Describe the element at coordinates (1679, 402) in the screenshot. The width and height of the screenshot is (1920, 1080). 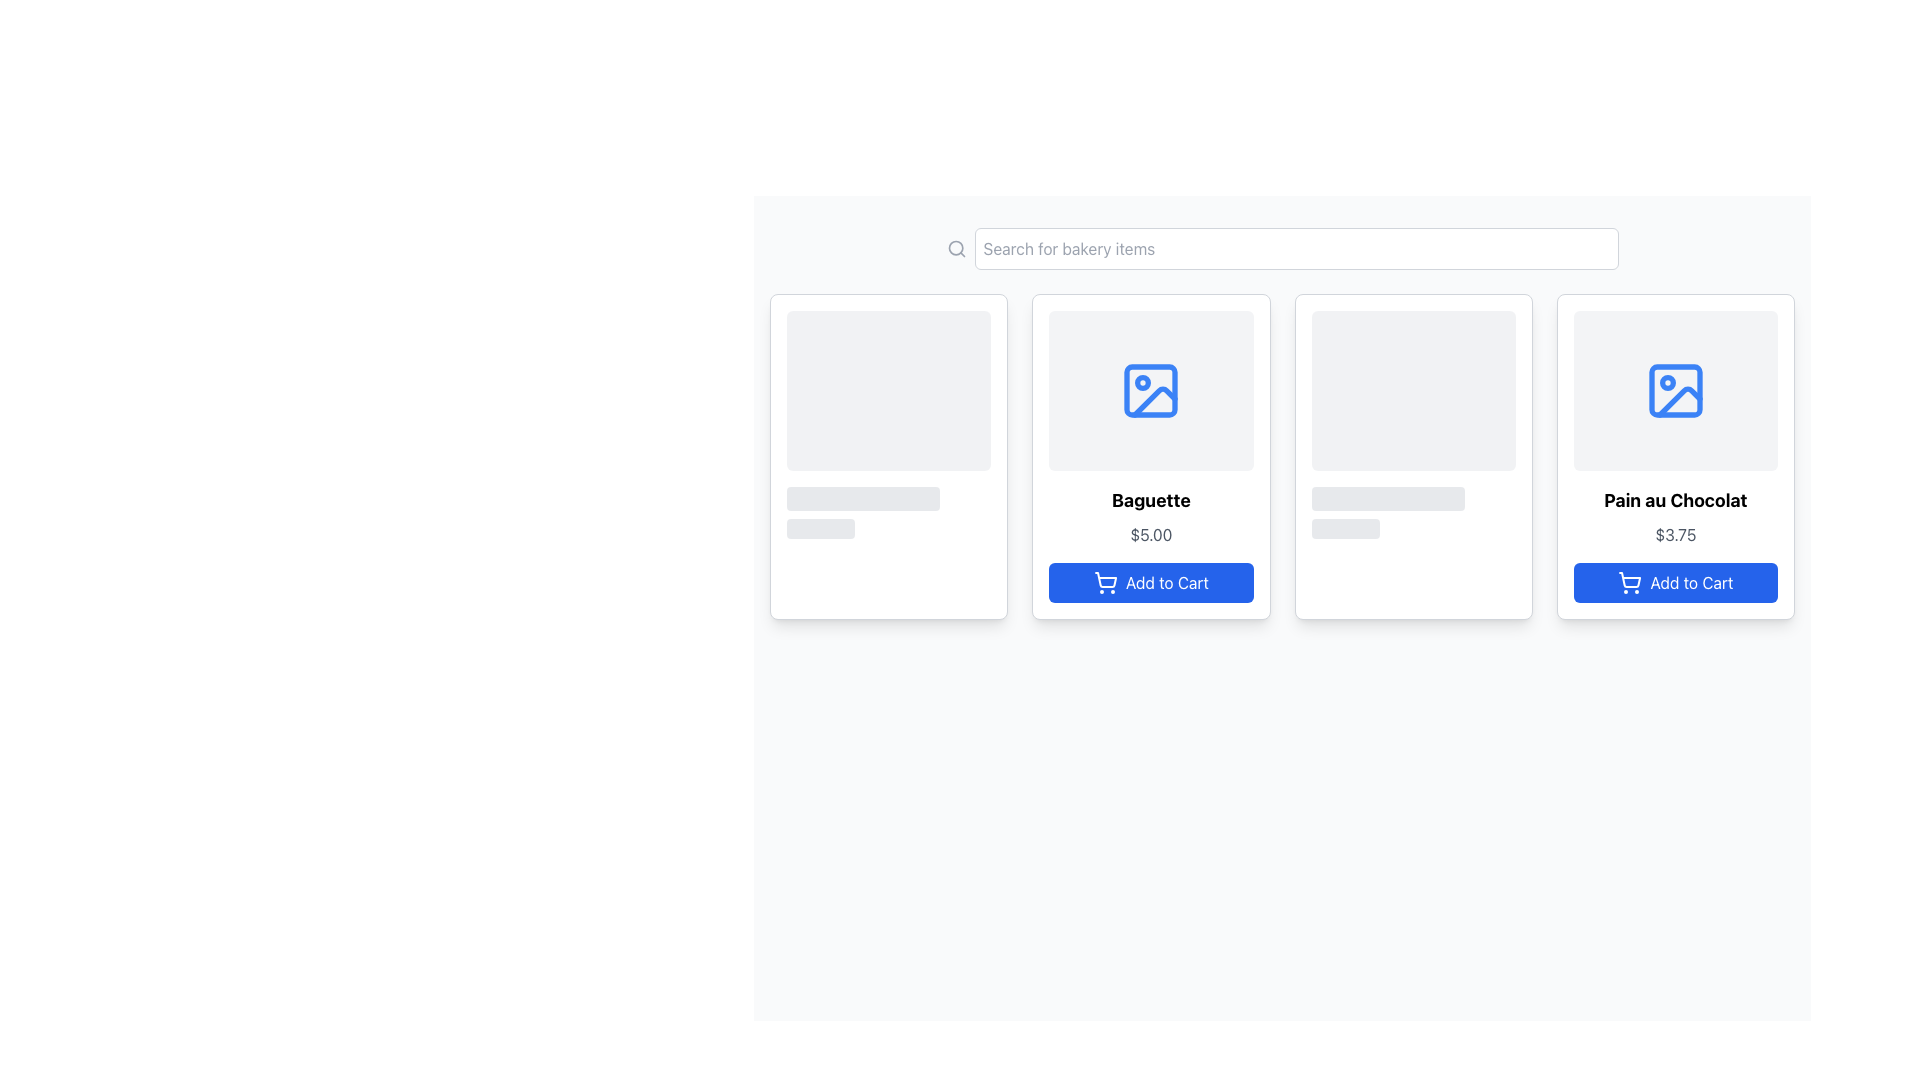
I see `the decorative triangle icon located at the bottom-right corner of the 'Pain au Chocolat' product card` at that location.